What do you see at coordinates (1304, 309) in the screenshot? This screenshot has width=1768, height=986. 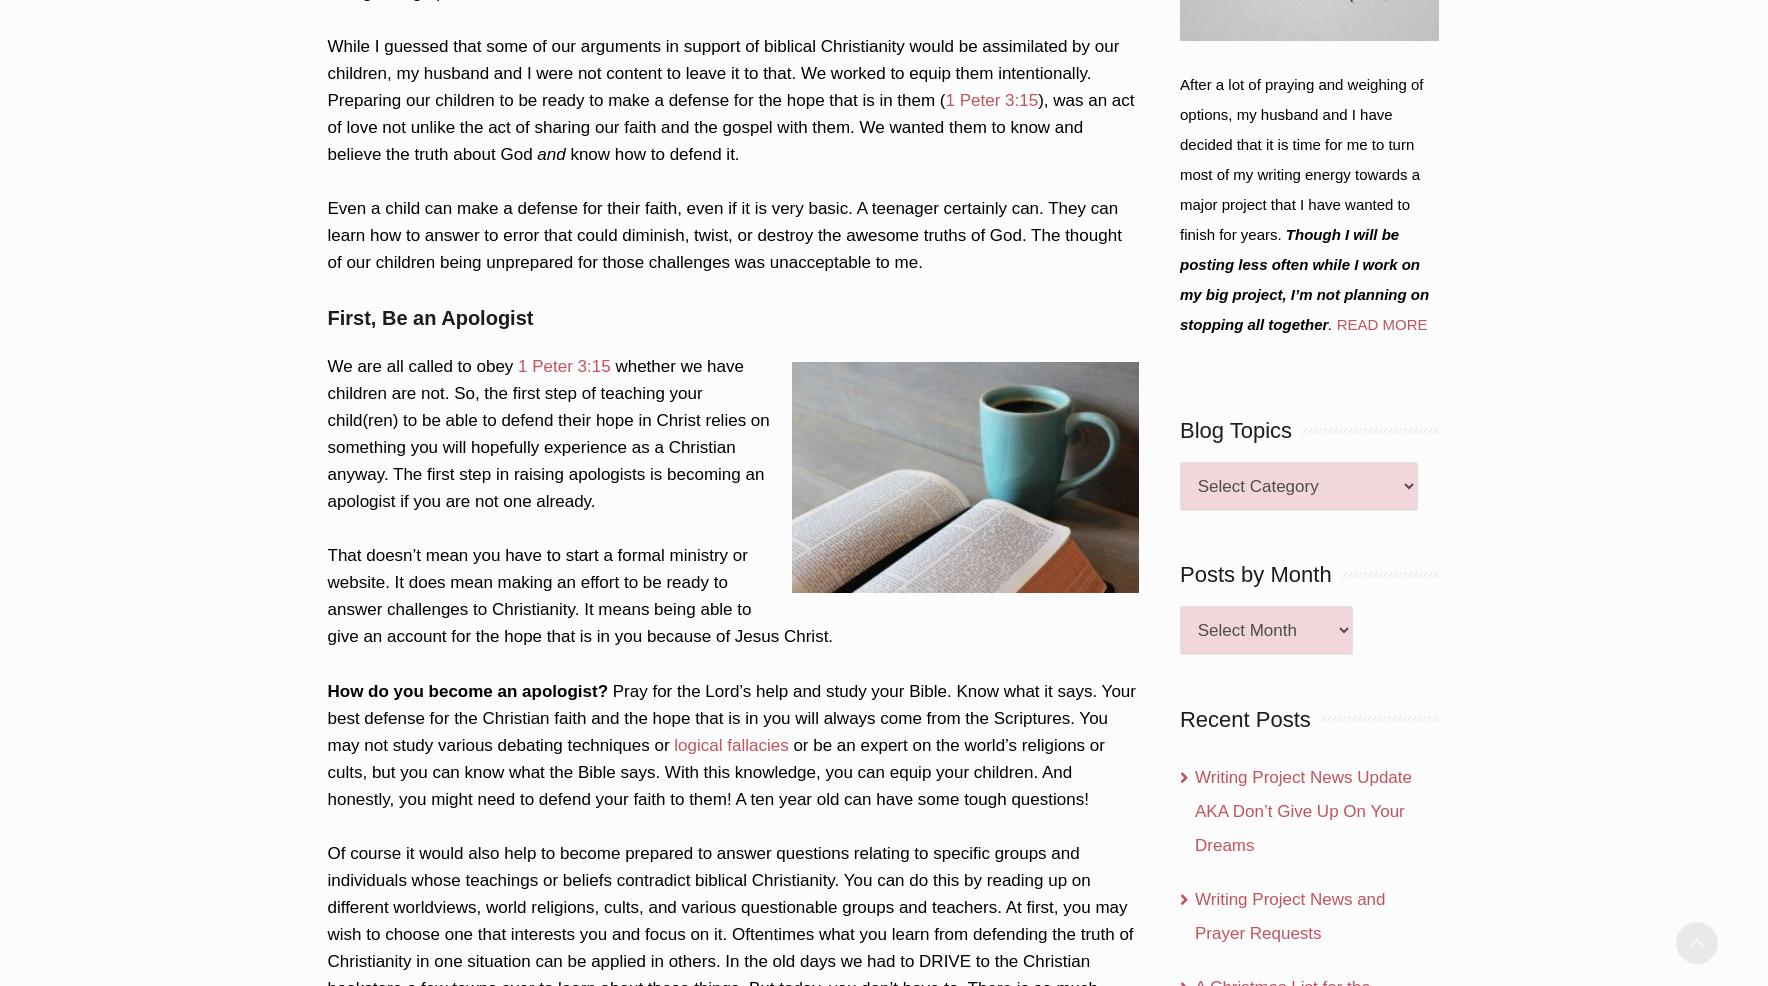 I see `'I’m not planning on stopping all together'` at bounding box center [1304, 309].